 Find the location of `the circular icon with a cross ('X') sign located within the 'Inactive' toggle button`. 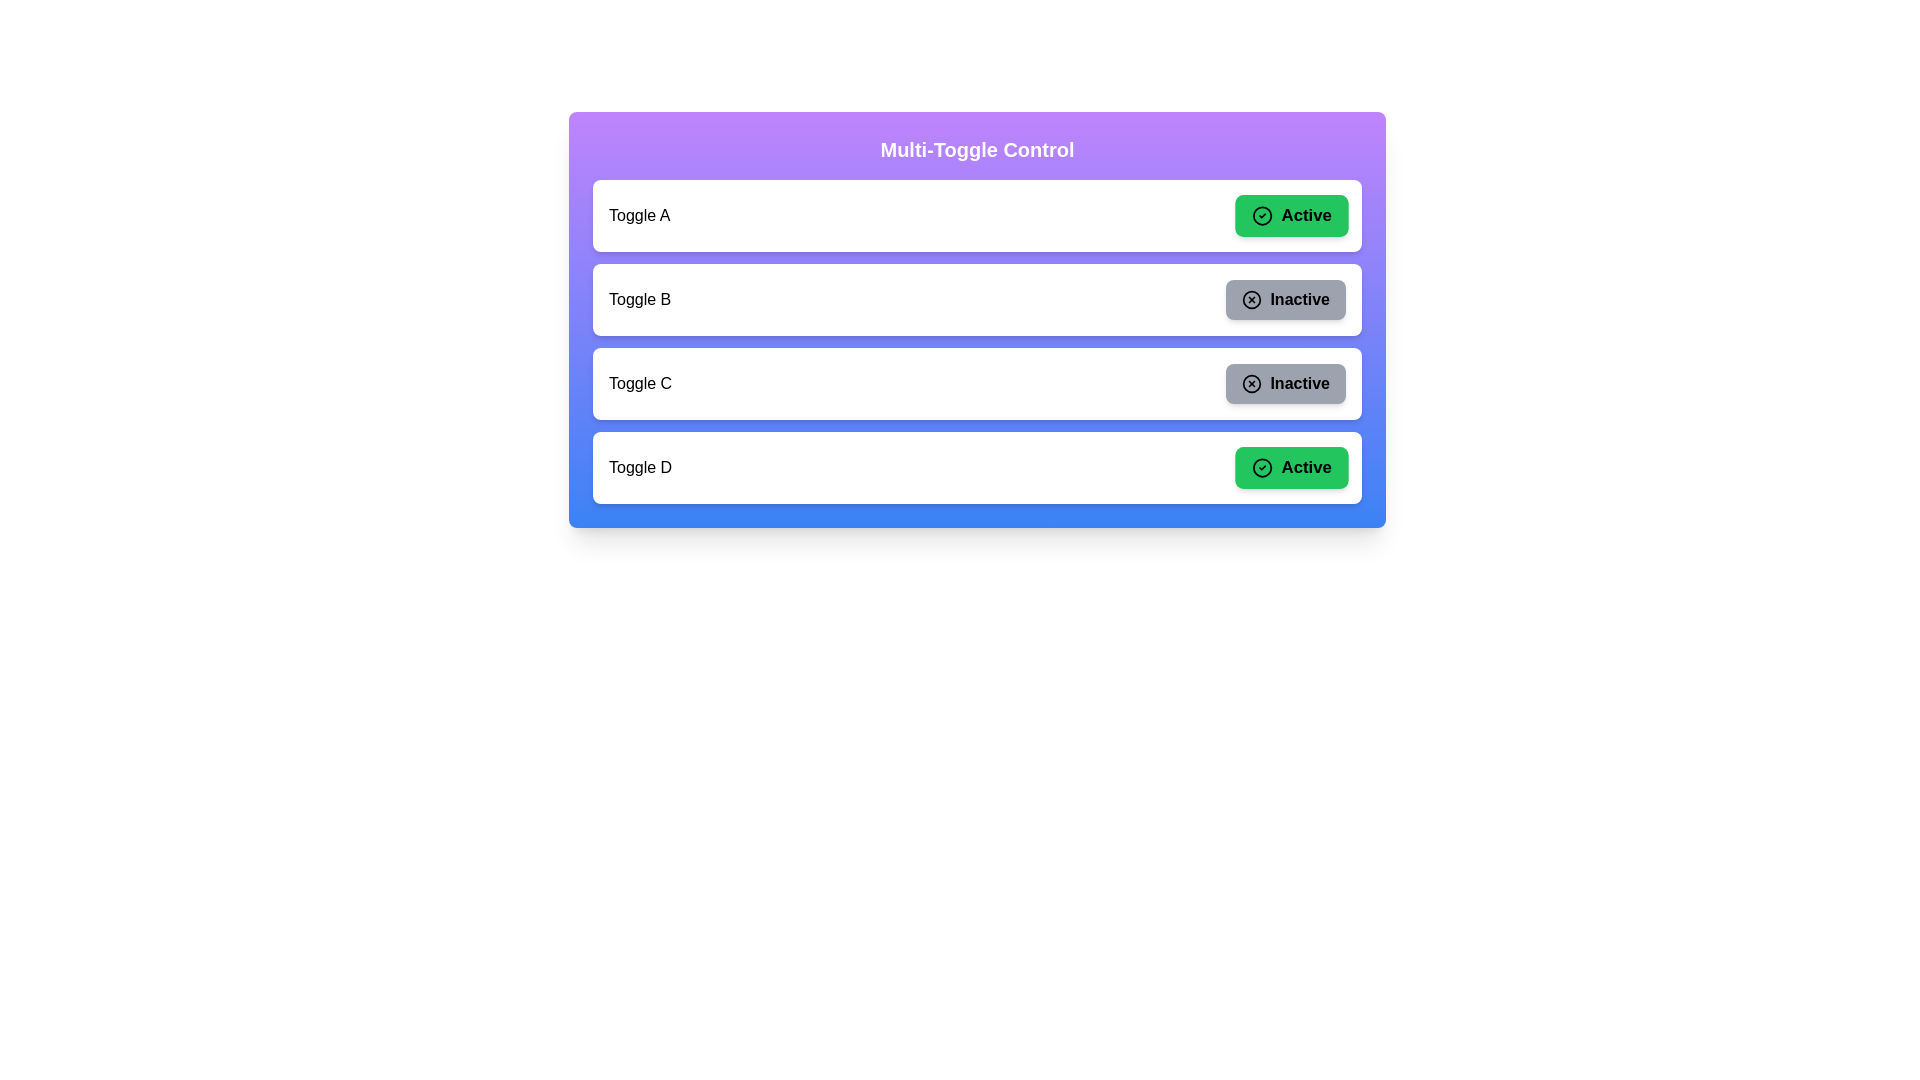

the circular icon with a cross ('X') sign located within the 'Inactive' toggle button is located at coordinates (1251, 300).